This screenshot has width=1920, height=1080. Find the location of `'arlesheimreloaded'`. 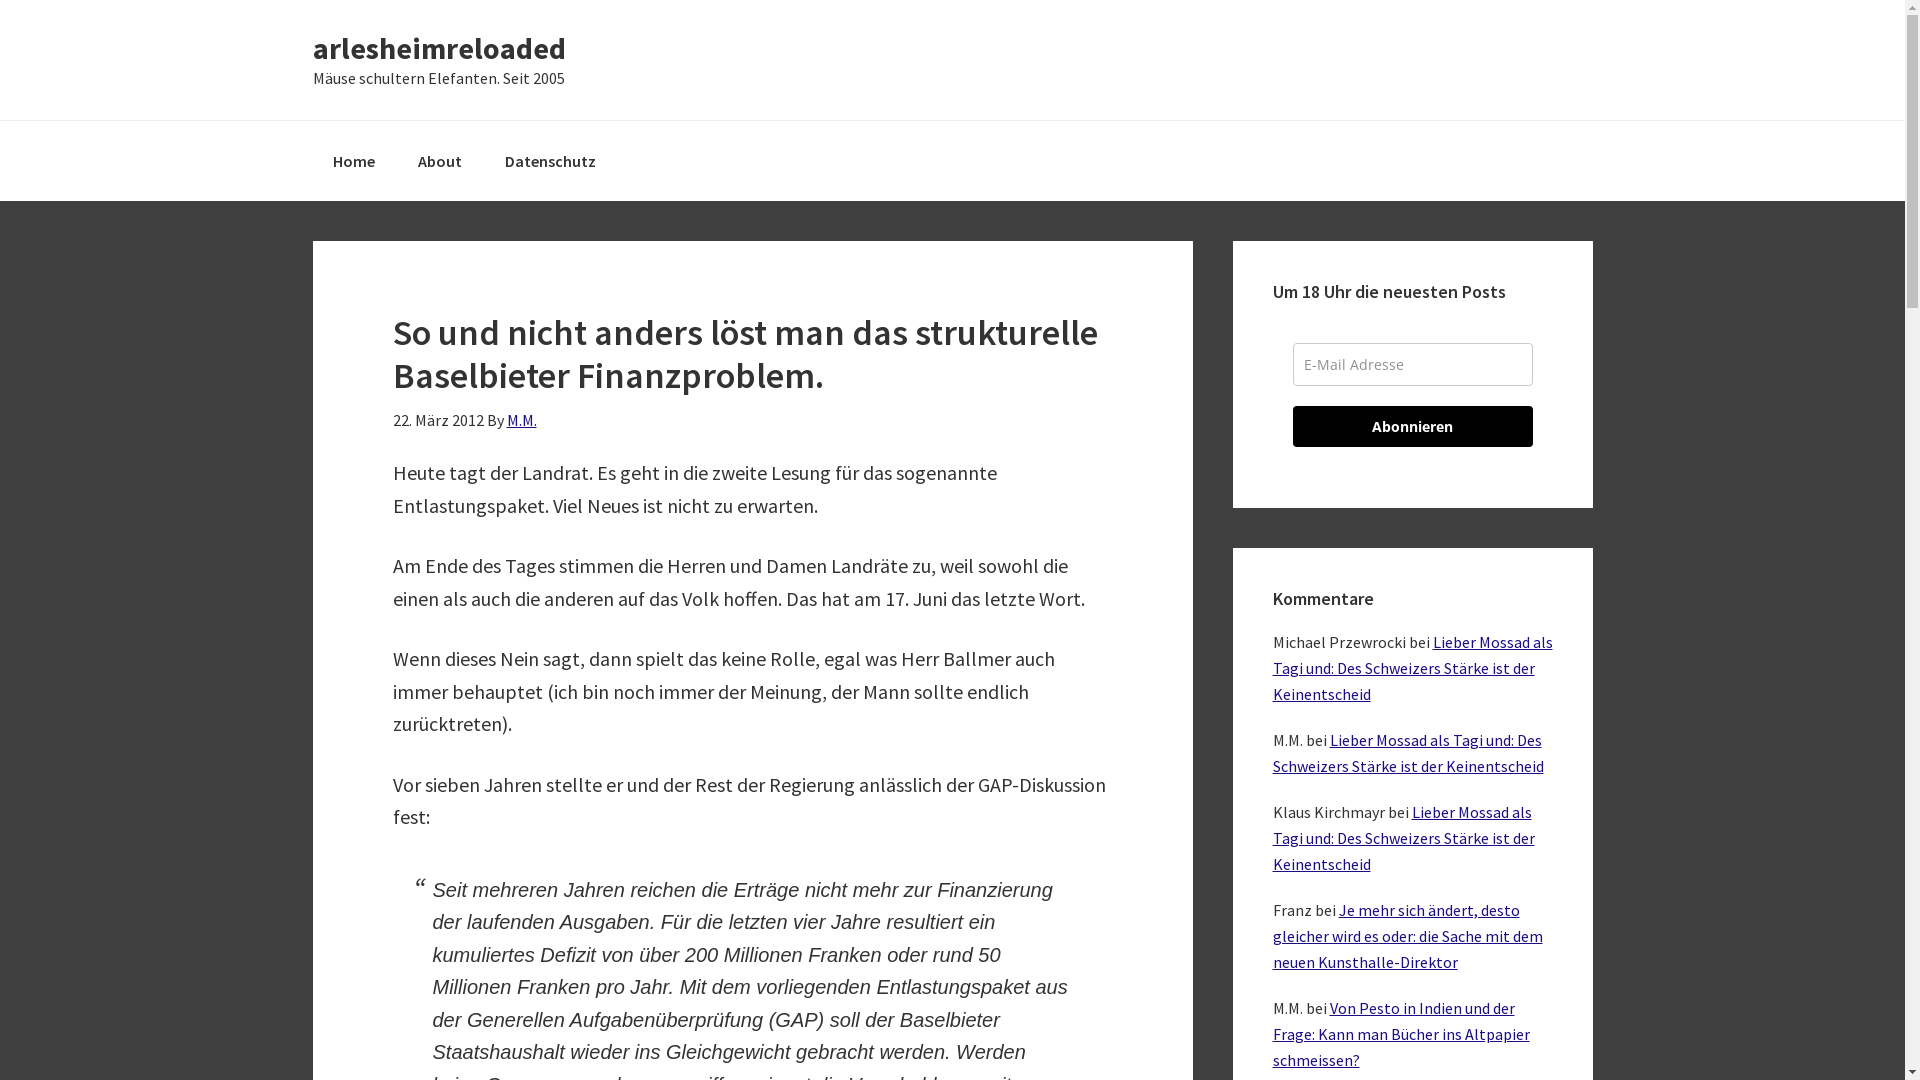

'arlesheimreloaded' is located at coordinates (437, 46).